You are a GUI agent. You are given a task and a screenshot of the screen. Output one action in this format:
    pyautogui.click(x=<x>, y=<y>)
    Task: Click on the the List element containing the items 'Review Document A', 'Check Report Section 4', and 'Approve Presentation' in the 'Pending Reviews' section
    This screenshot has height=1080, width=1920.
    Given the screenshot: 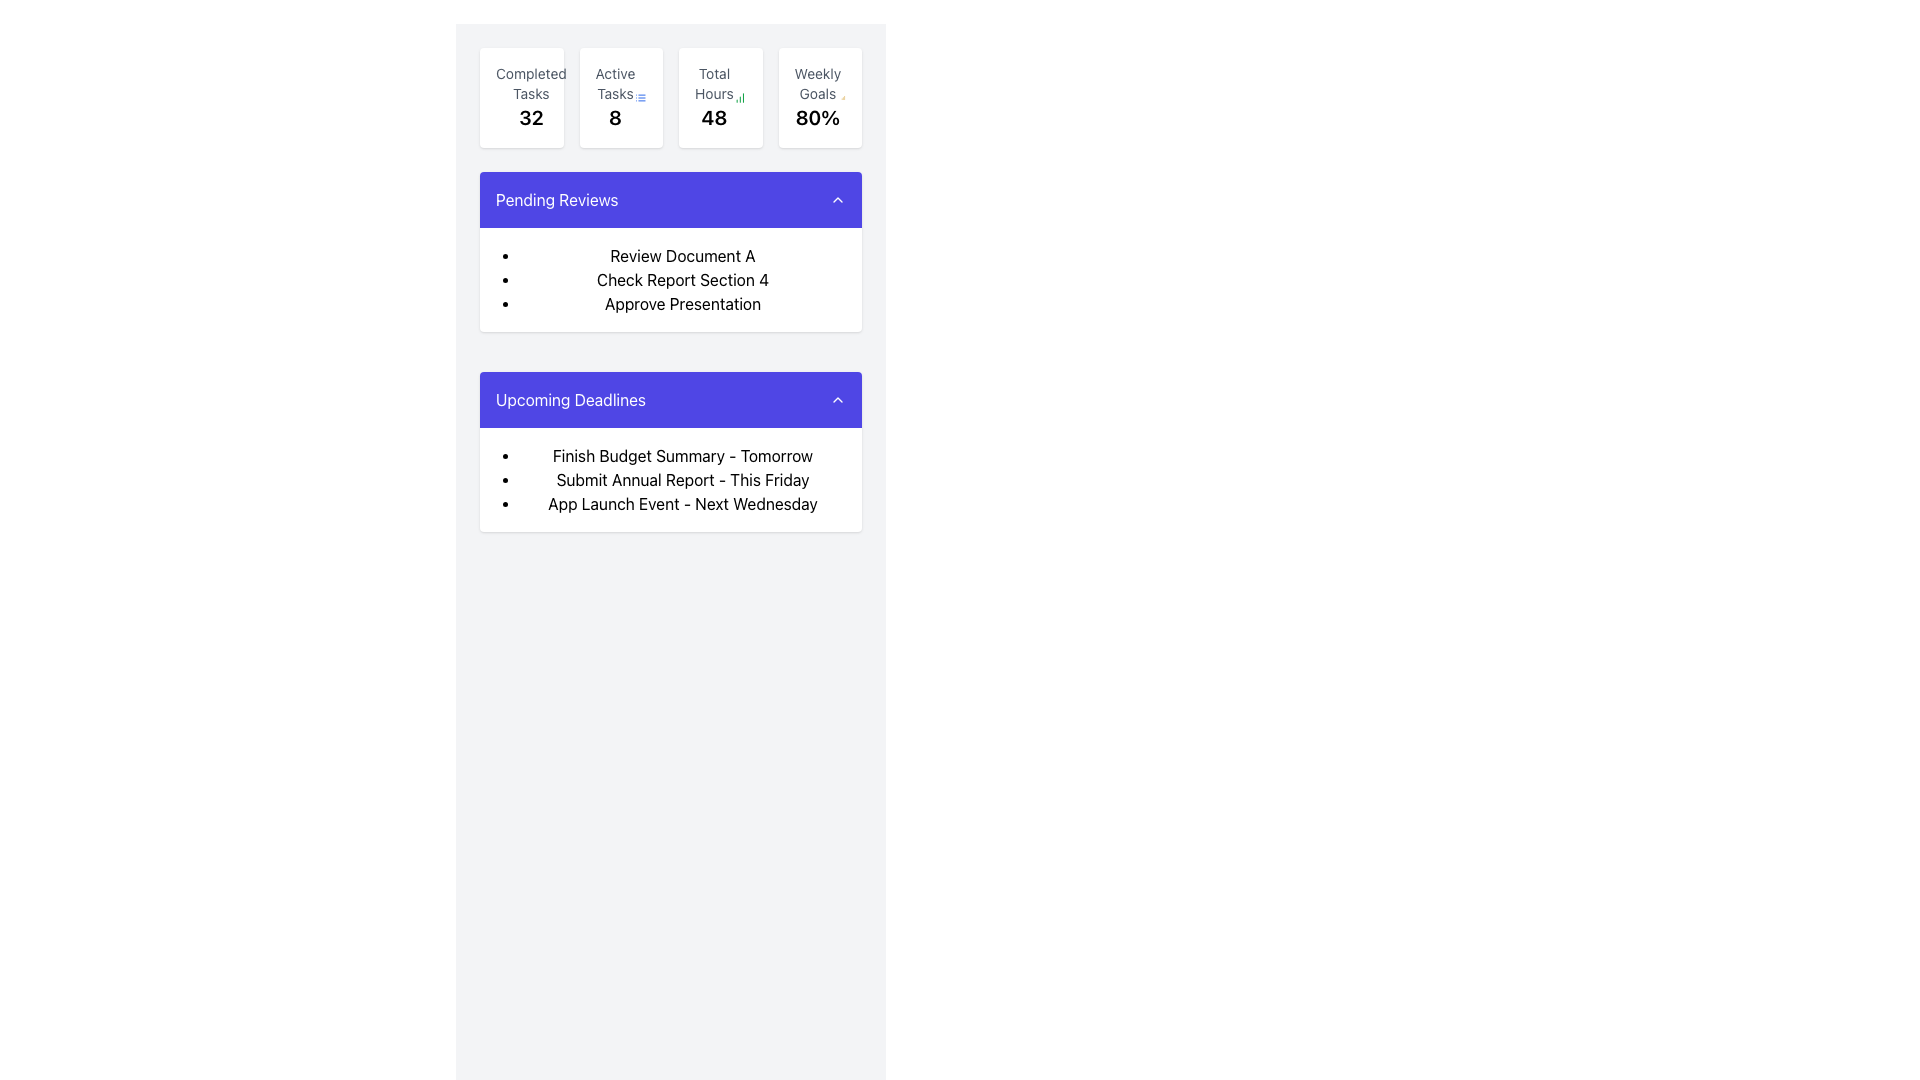 What is the action you would take?
    pyautogui.click(x=682, y=280)
    